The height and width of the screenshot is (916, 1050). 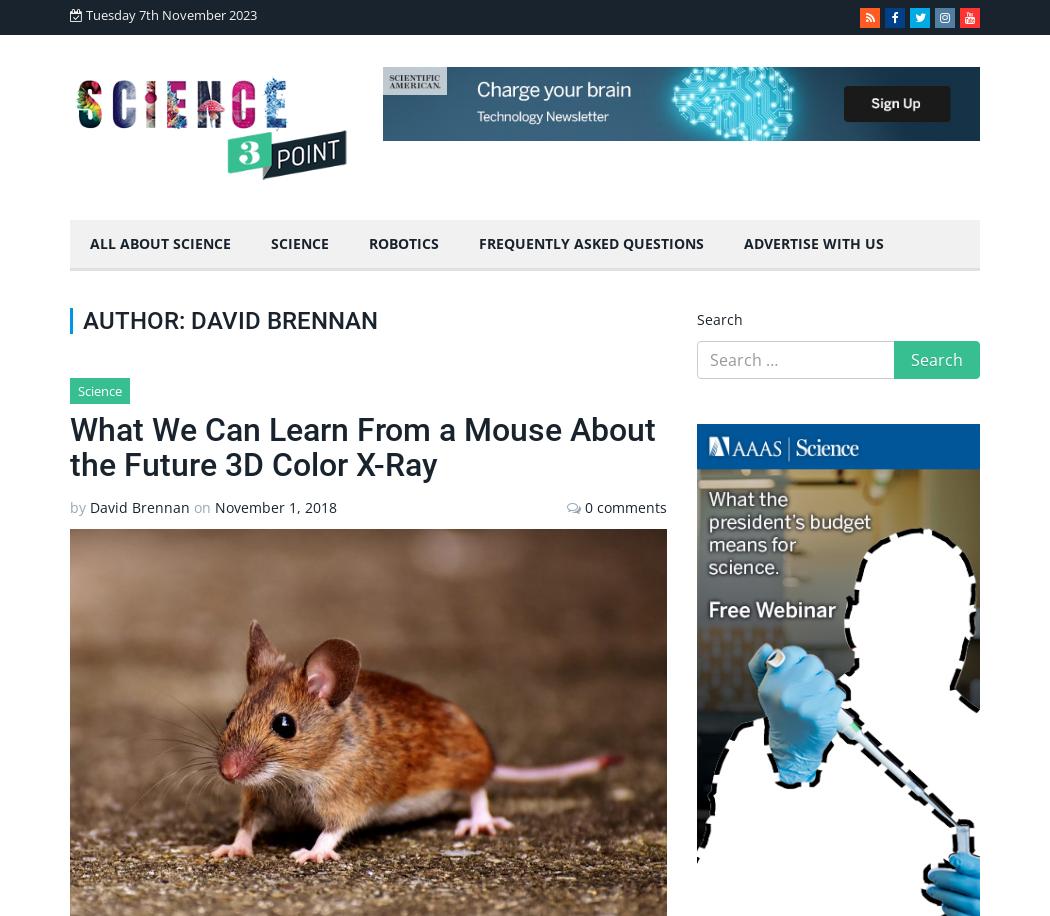 What do you see at coordinates (718, 318) in the screenshot?
I see `'Search'` at bounding box center [718, 318].